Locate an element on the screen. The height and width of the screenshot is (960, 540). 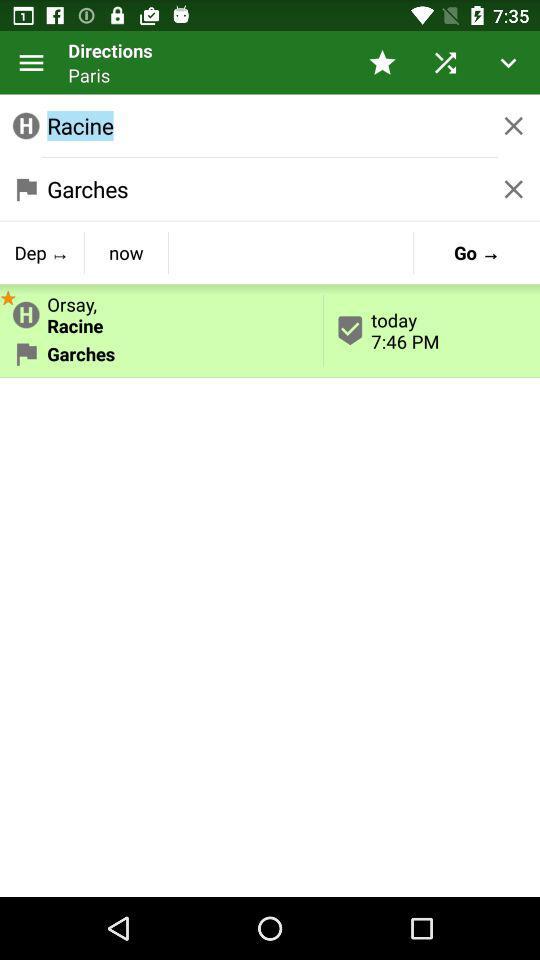
icon next to the now is located at coordinates (7, 295).